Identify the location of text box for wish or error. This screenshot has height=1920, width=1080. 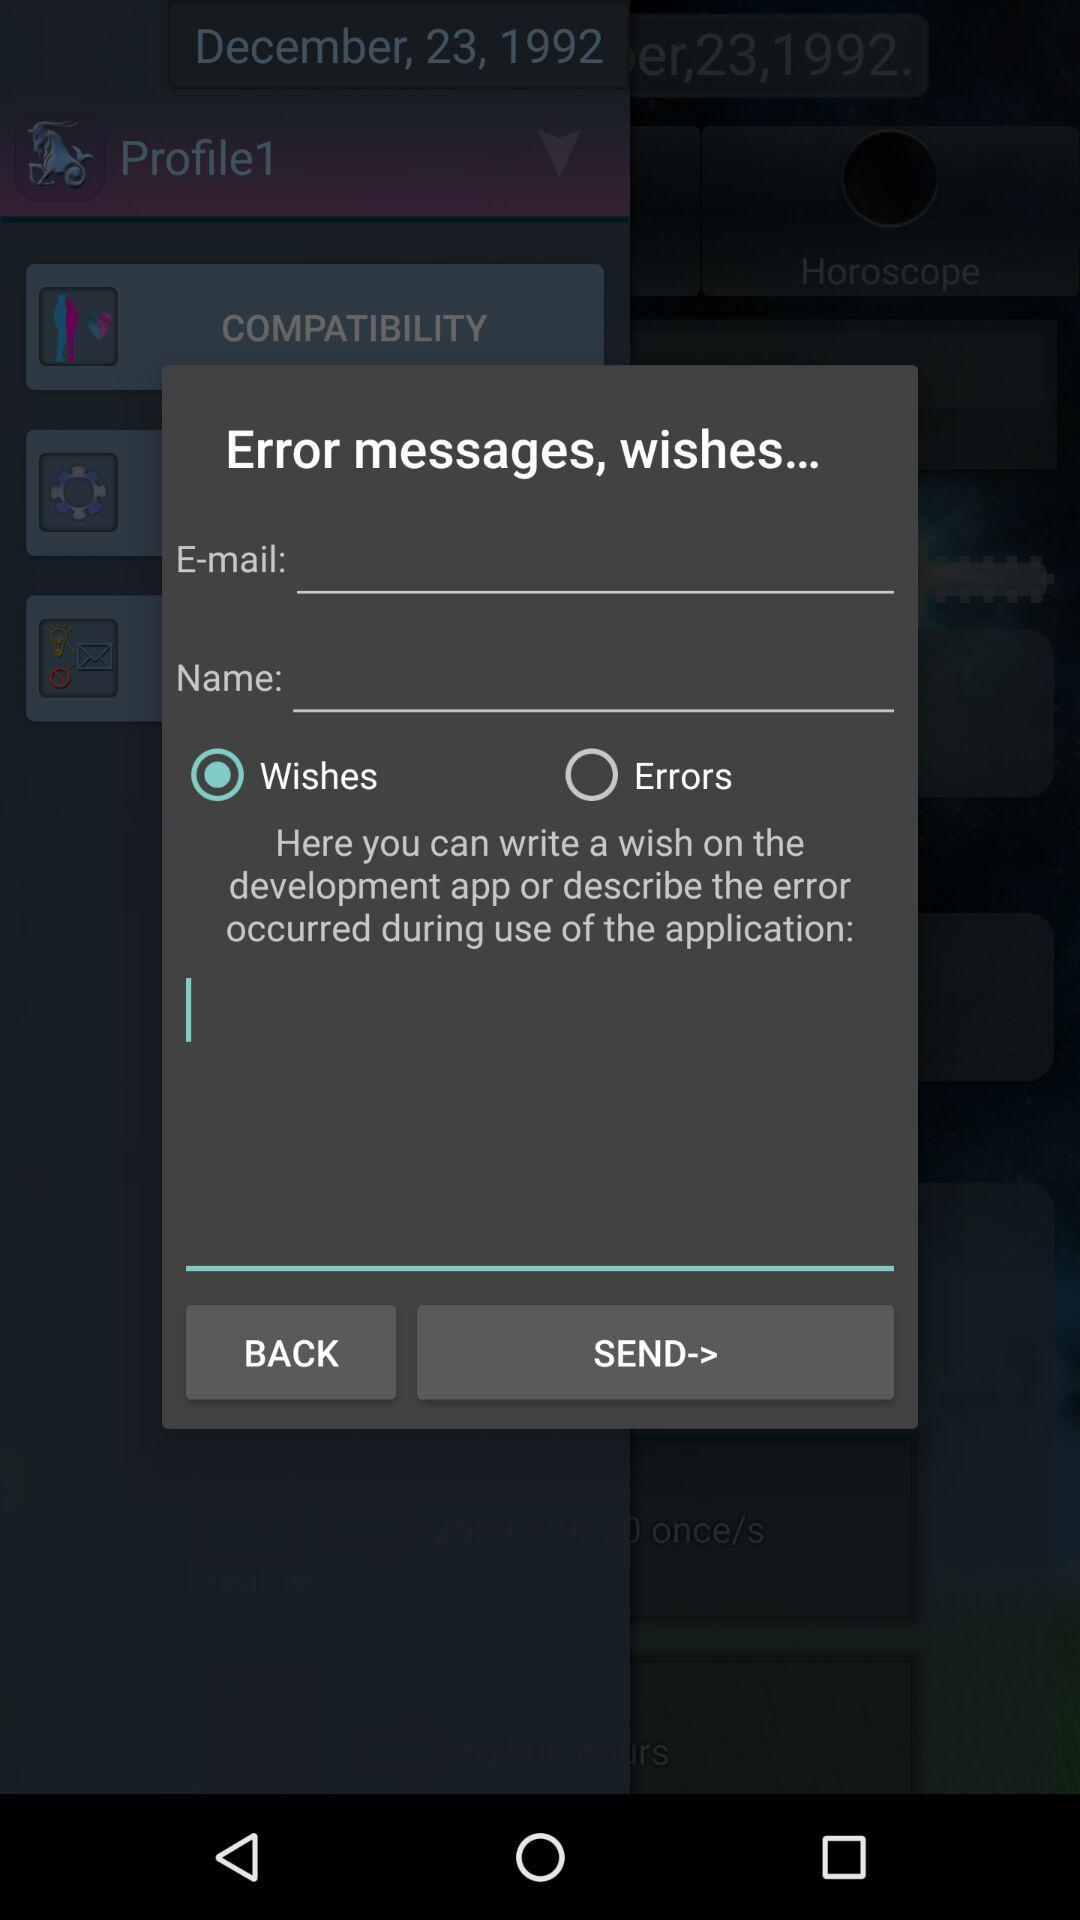
(540, 1120).